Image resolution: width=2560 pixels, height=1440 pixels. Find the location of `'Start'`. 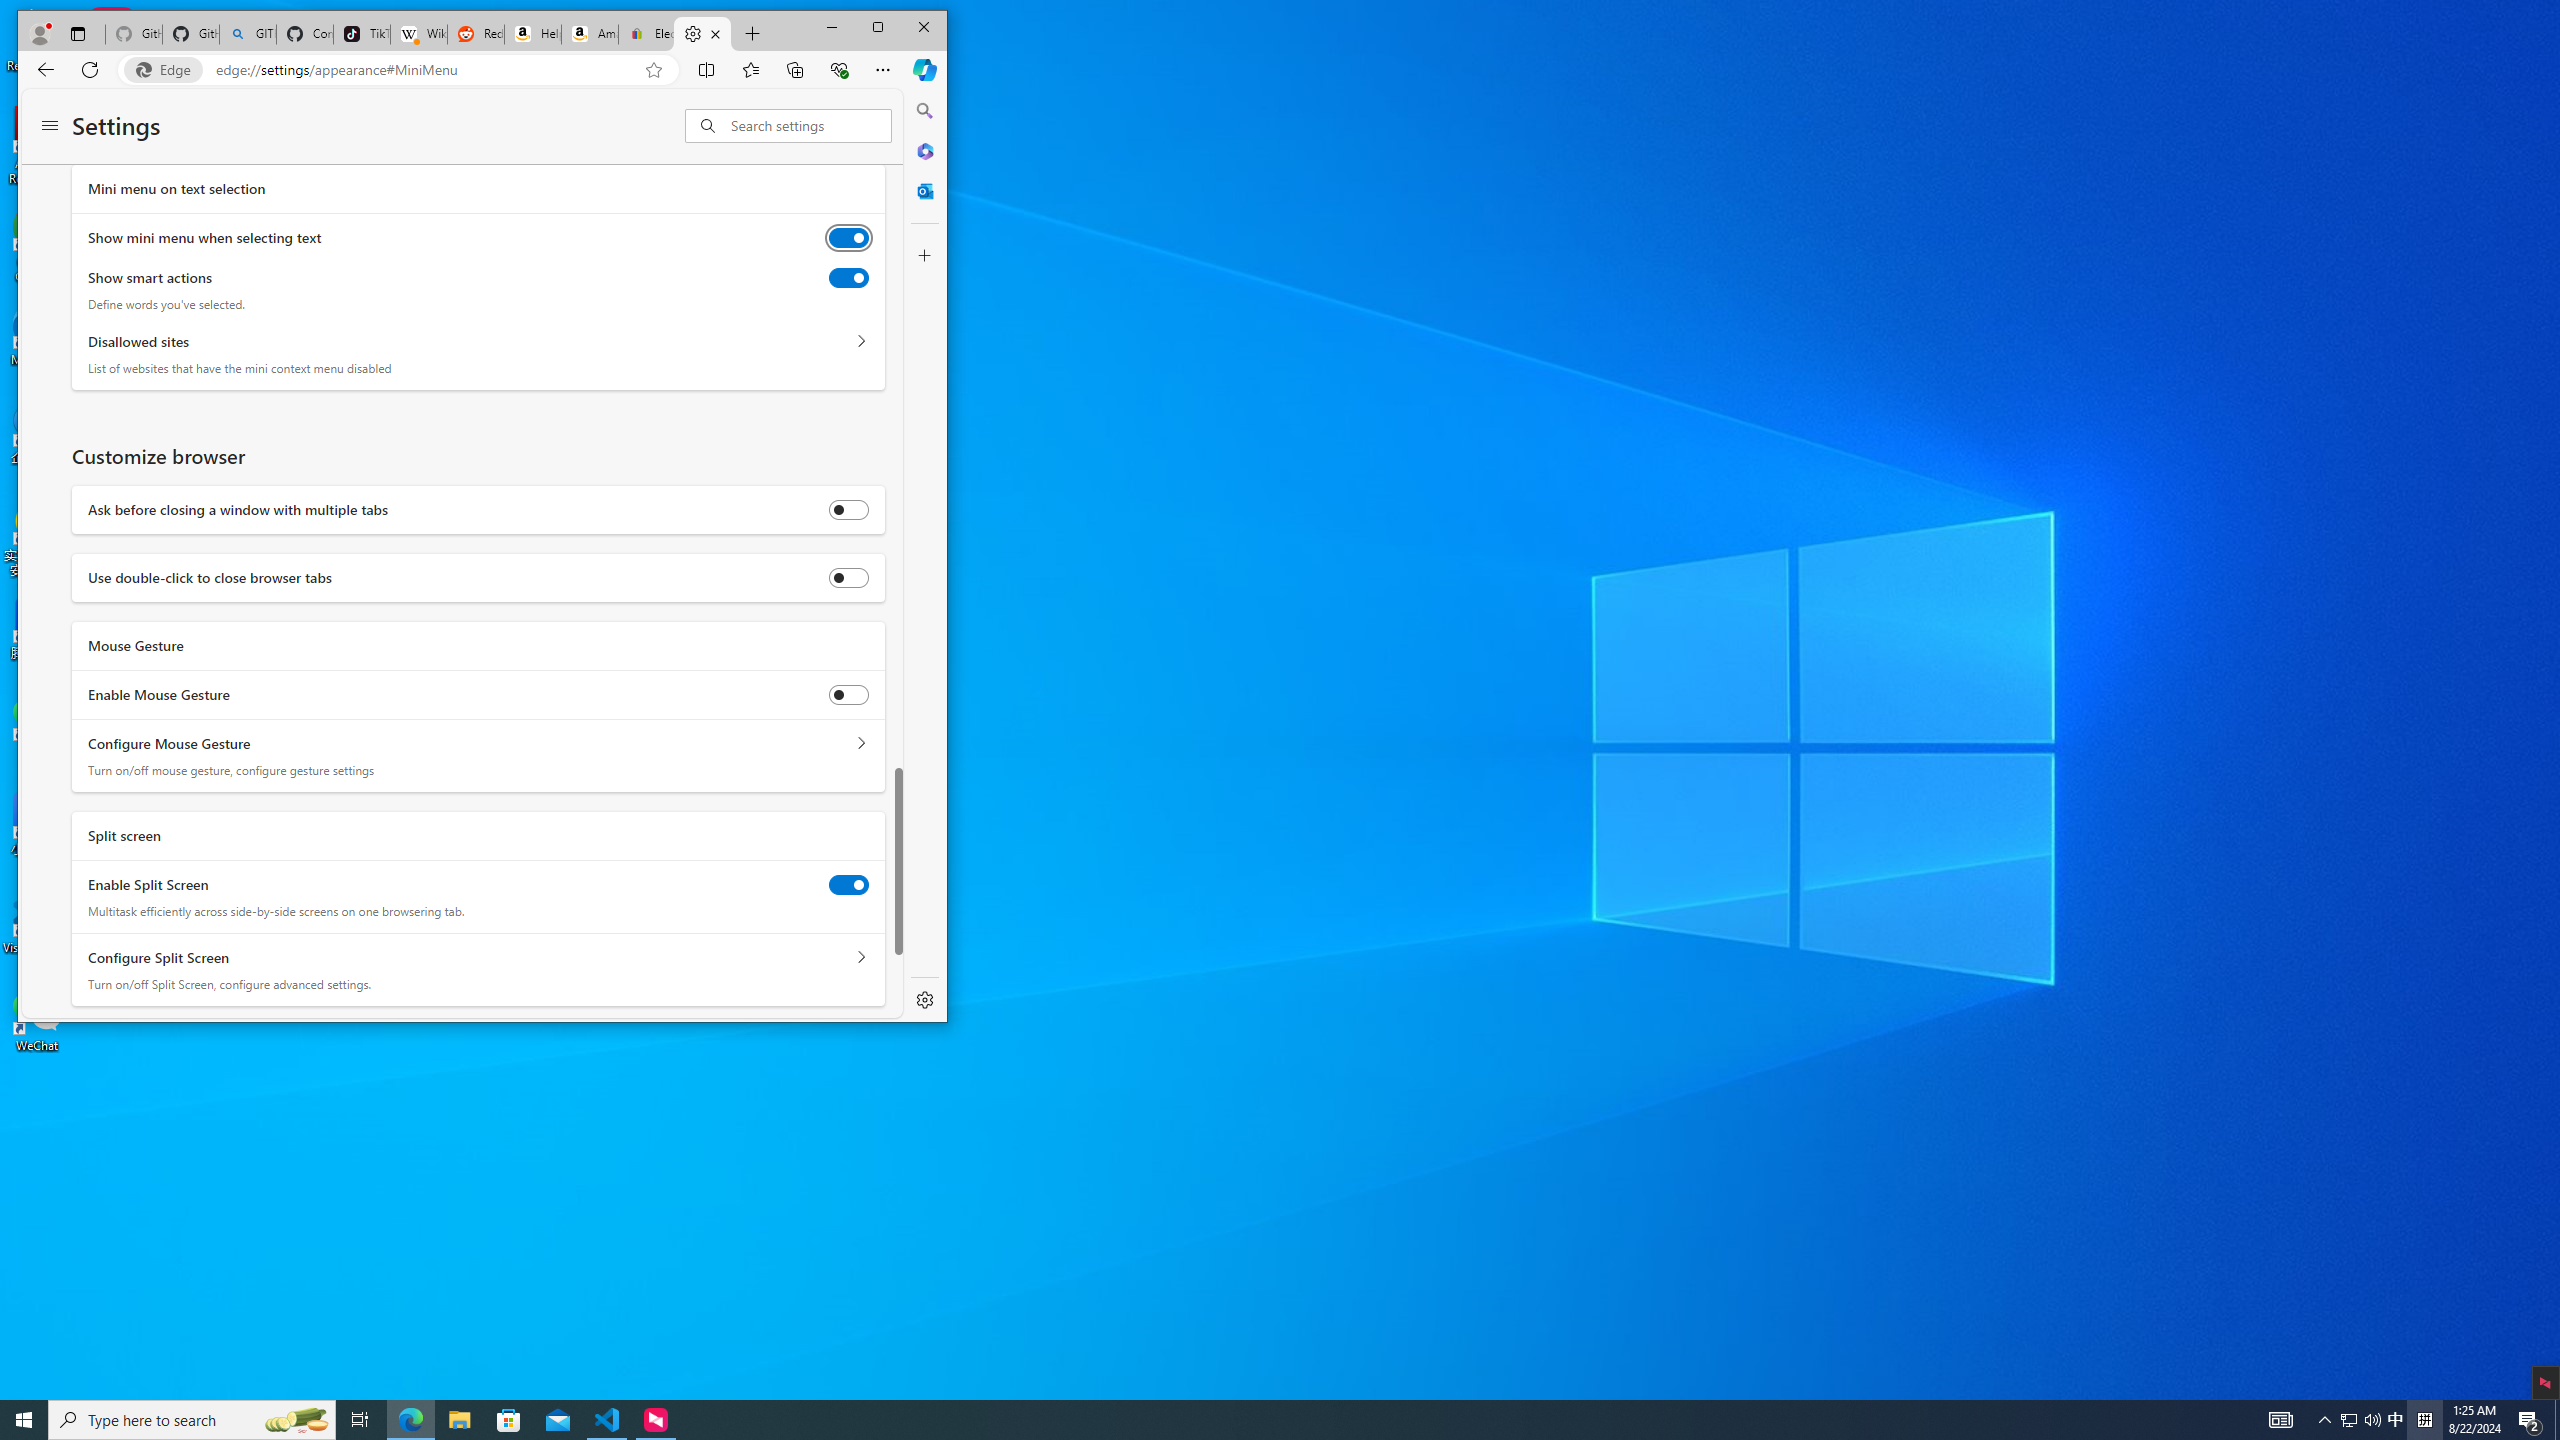

'Start' is located at coordinates (24, 1418).